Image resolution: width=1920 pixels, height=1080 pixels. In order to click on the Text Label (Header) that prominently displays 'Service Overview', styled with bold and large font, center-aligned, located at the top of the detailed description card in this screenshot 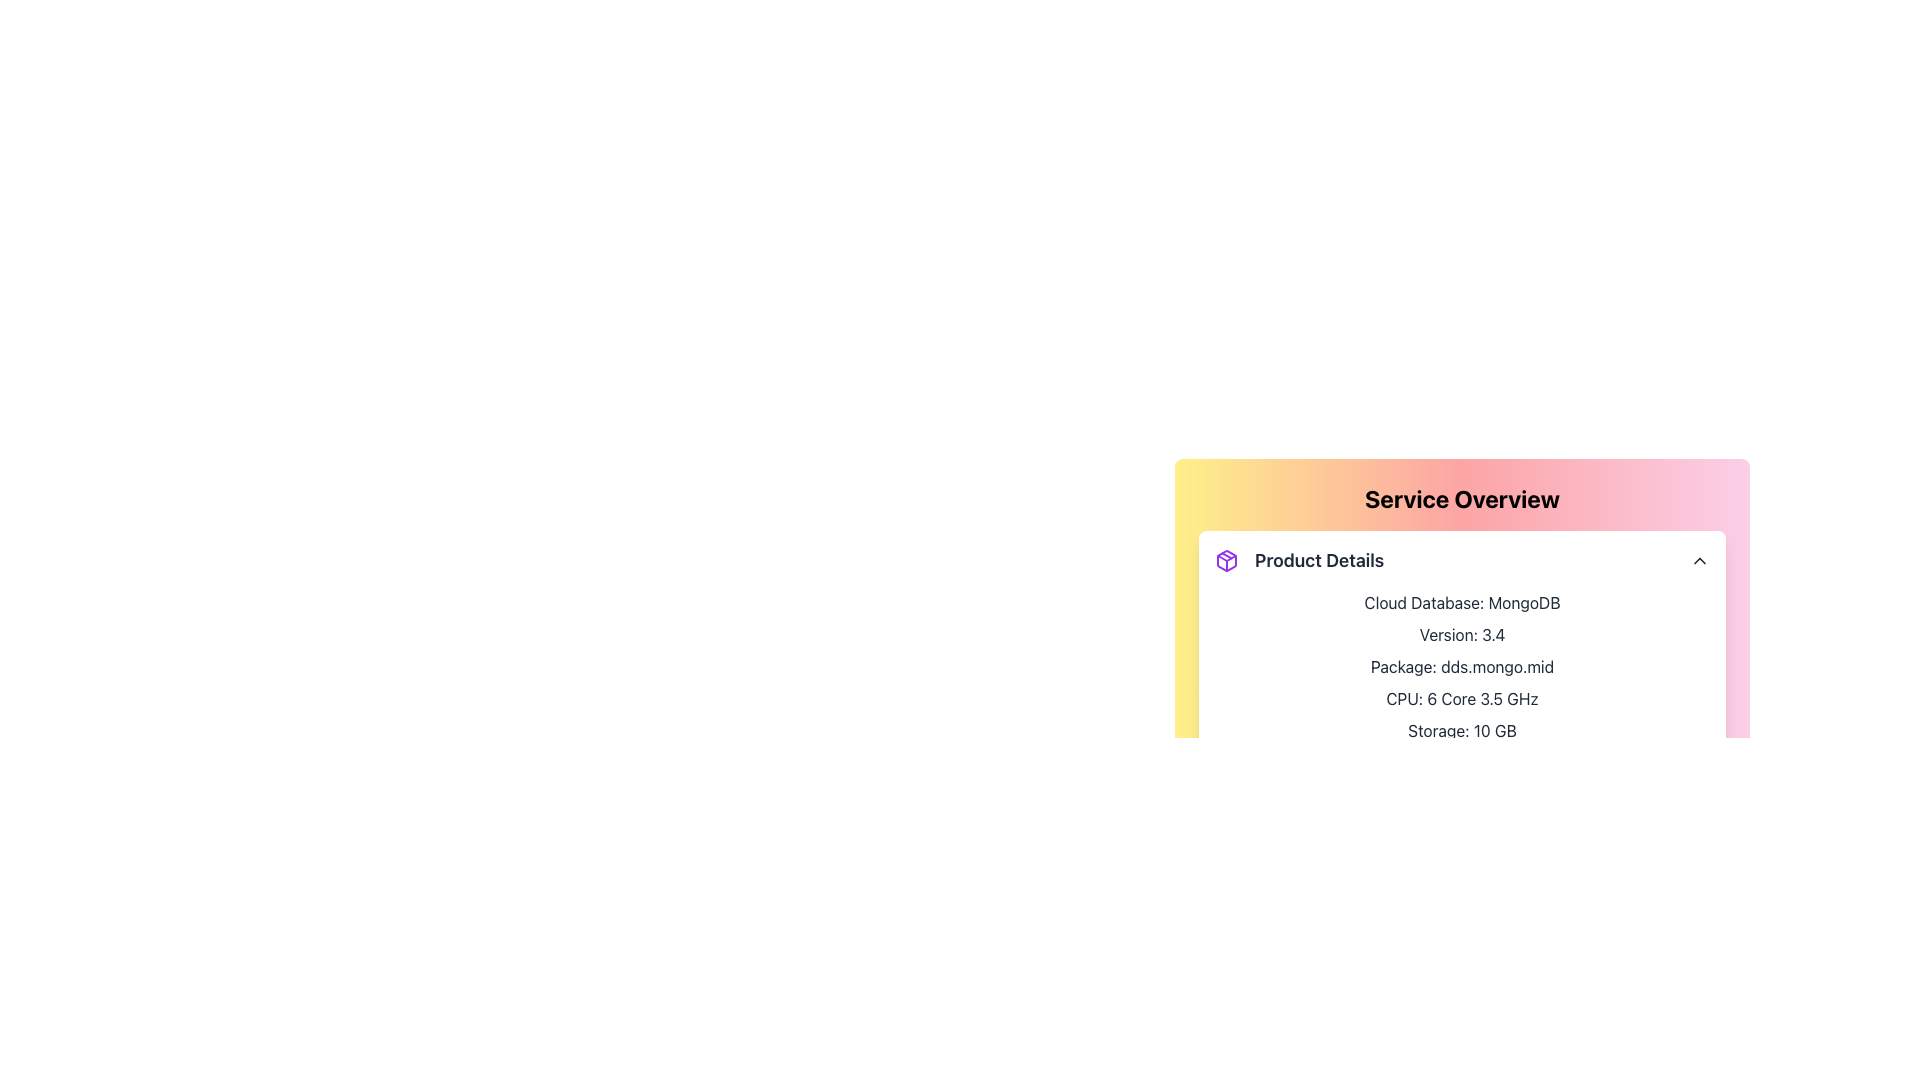, I will do `click(1462, 497)`.